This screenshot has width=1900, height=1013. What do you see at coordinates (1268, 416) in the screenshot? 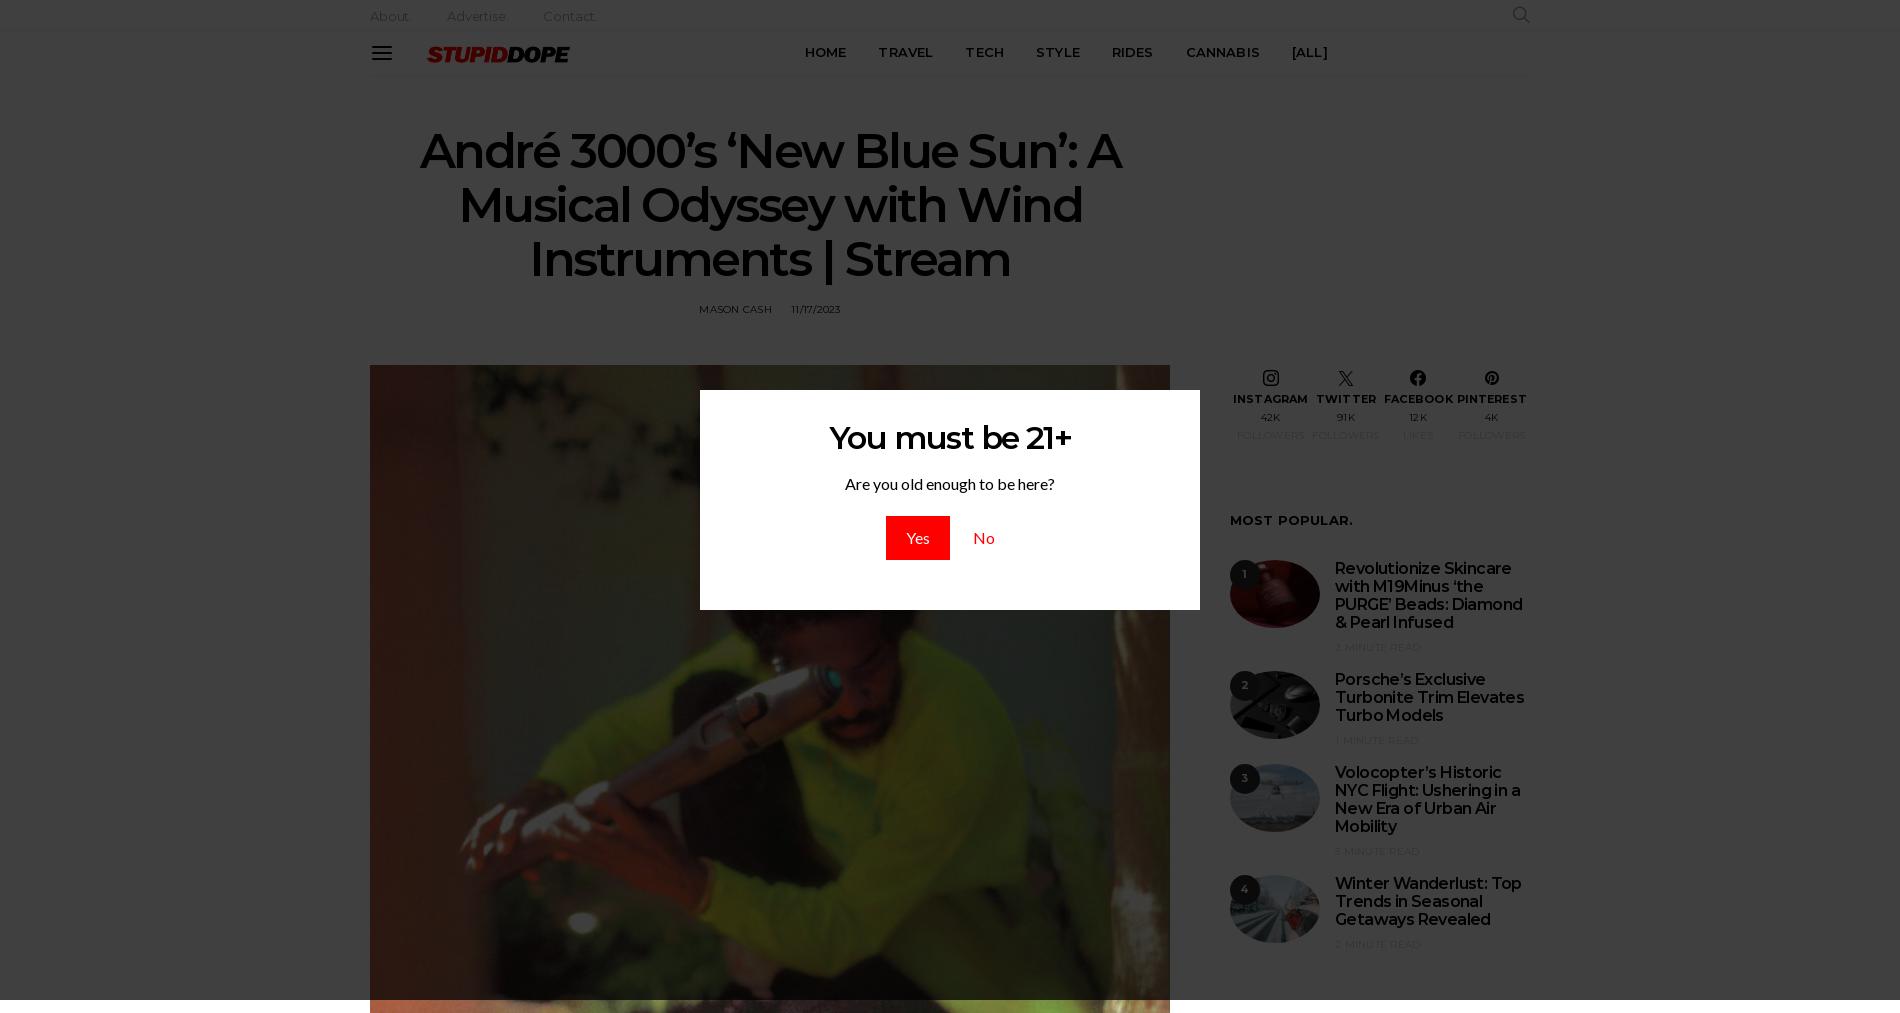
I see `'42K'` at bounding box center [1268, 416].